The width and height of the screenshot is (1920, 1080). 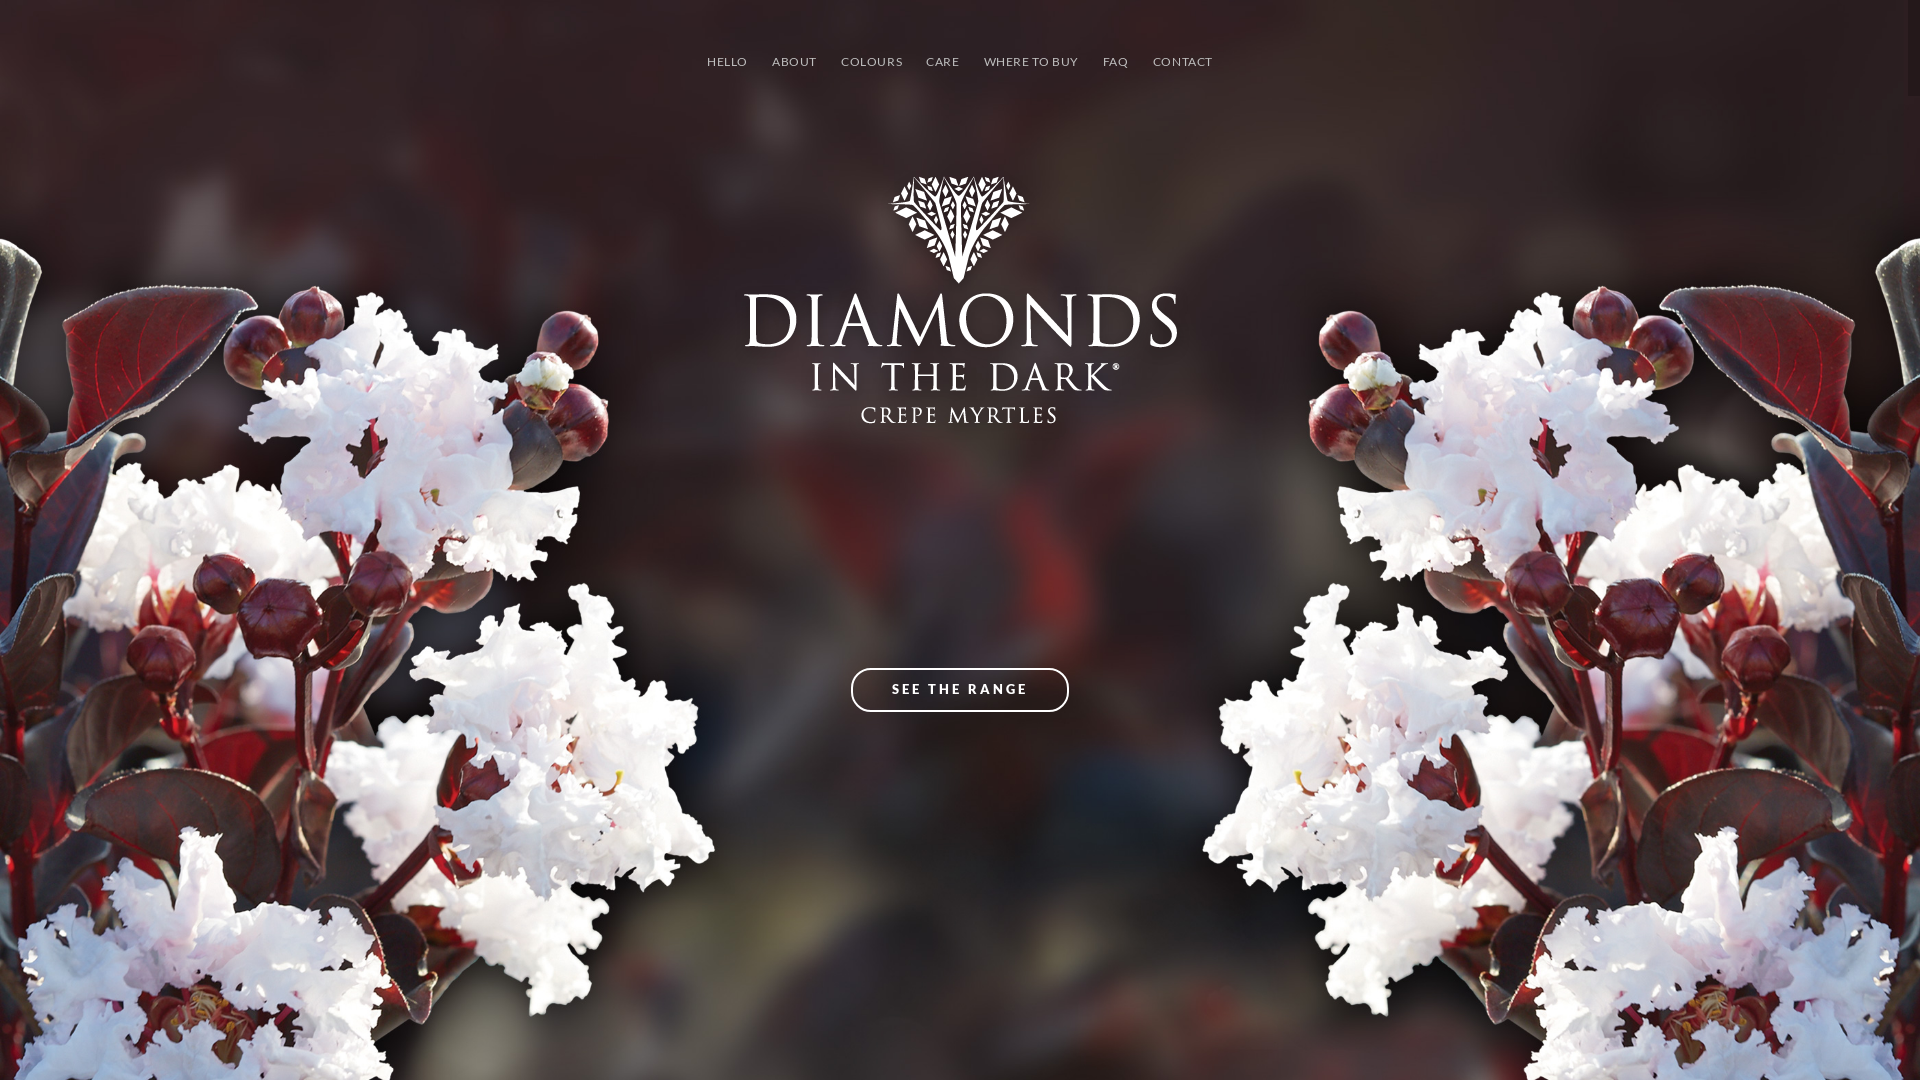 What do you see at coordinates (1182, 60) in the screenshot?
I see `'CONTACT'` at bounding box center [1182, 60].